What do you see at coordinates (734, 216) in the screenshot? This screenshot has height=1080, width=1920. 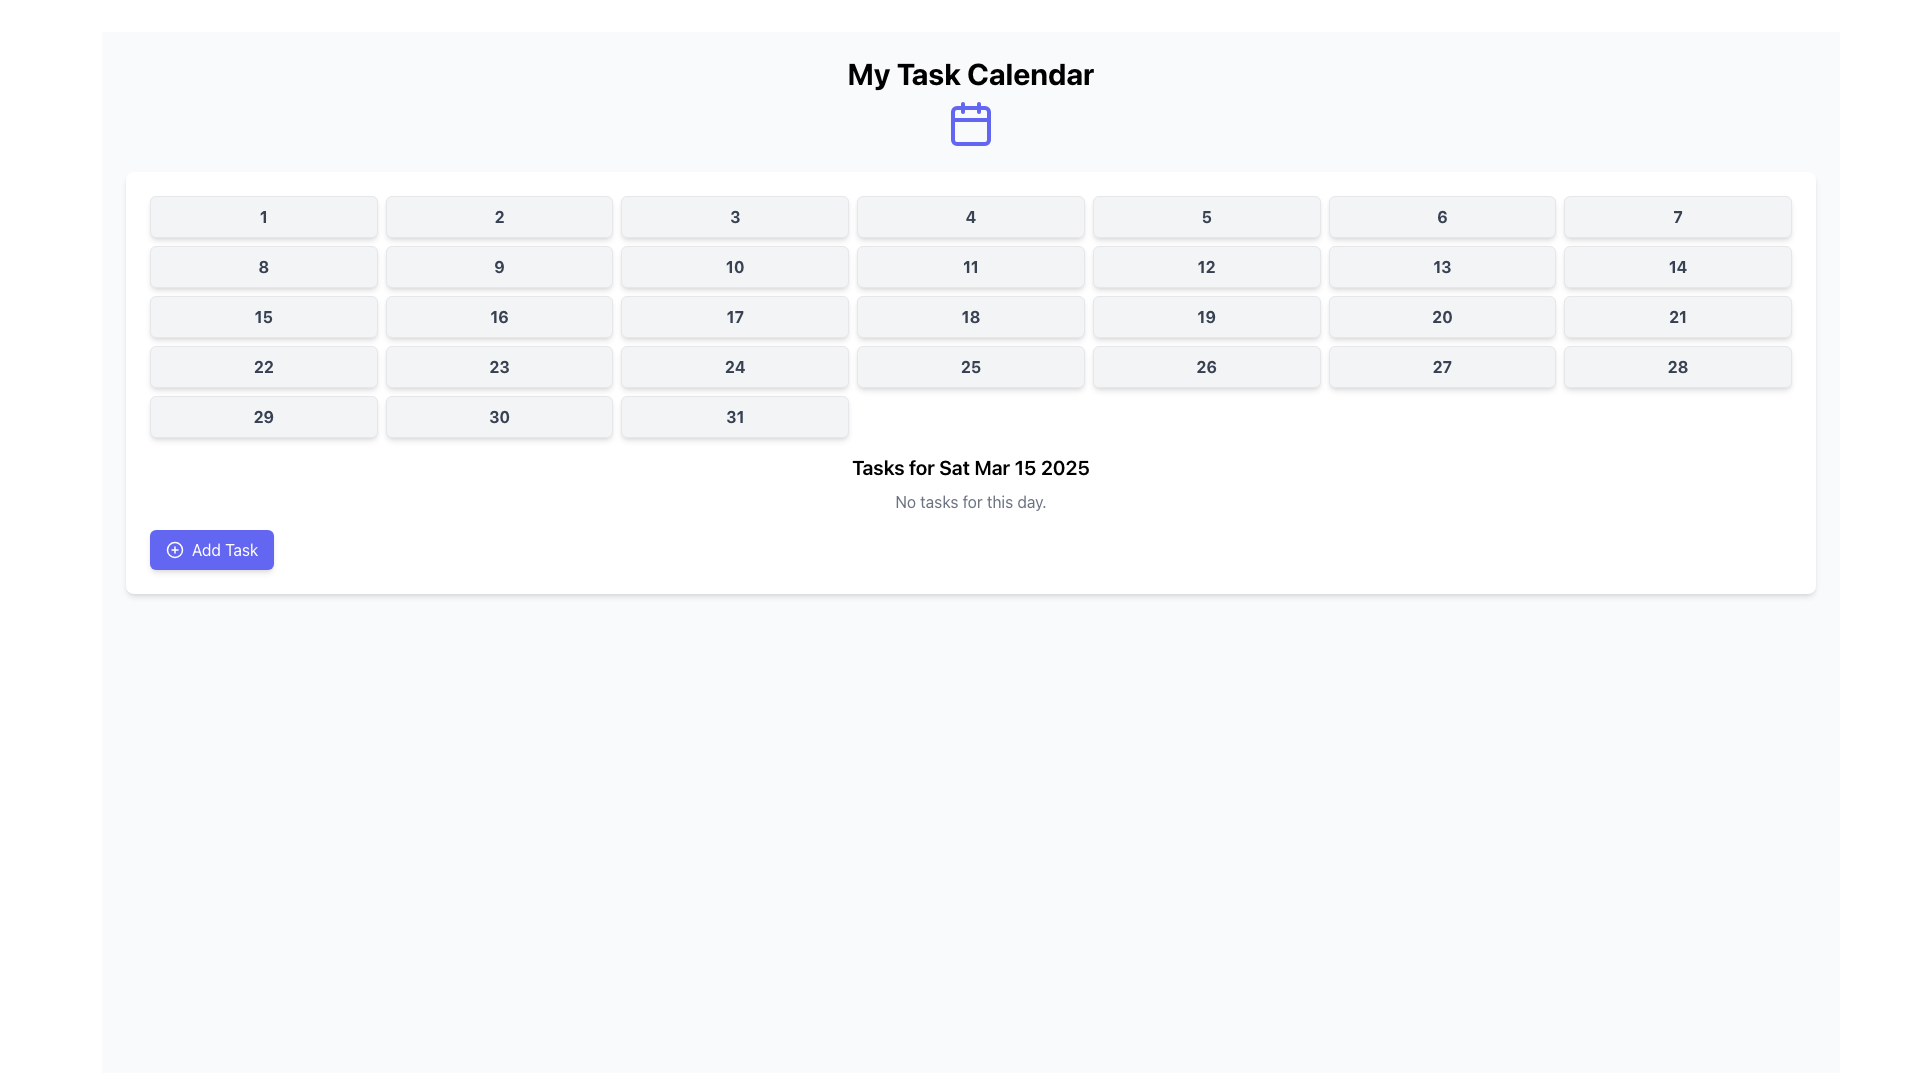 I see `the button representing the third day in the calendar` at bounding box center [734, 216].